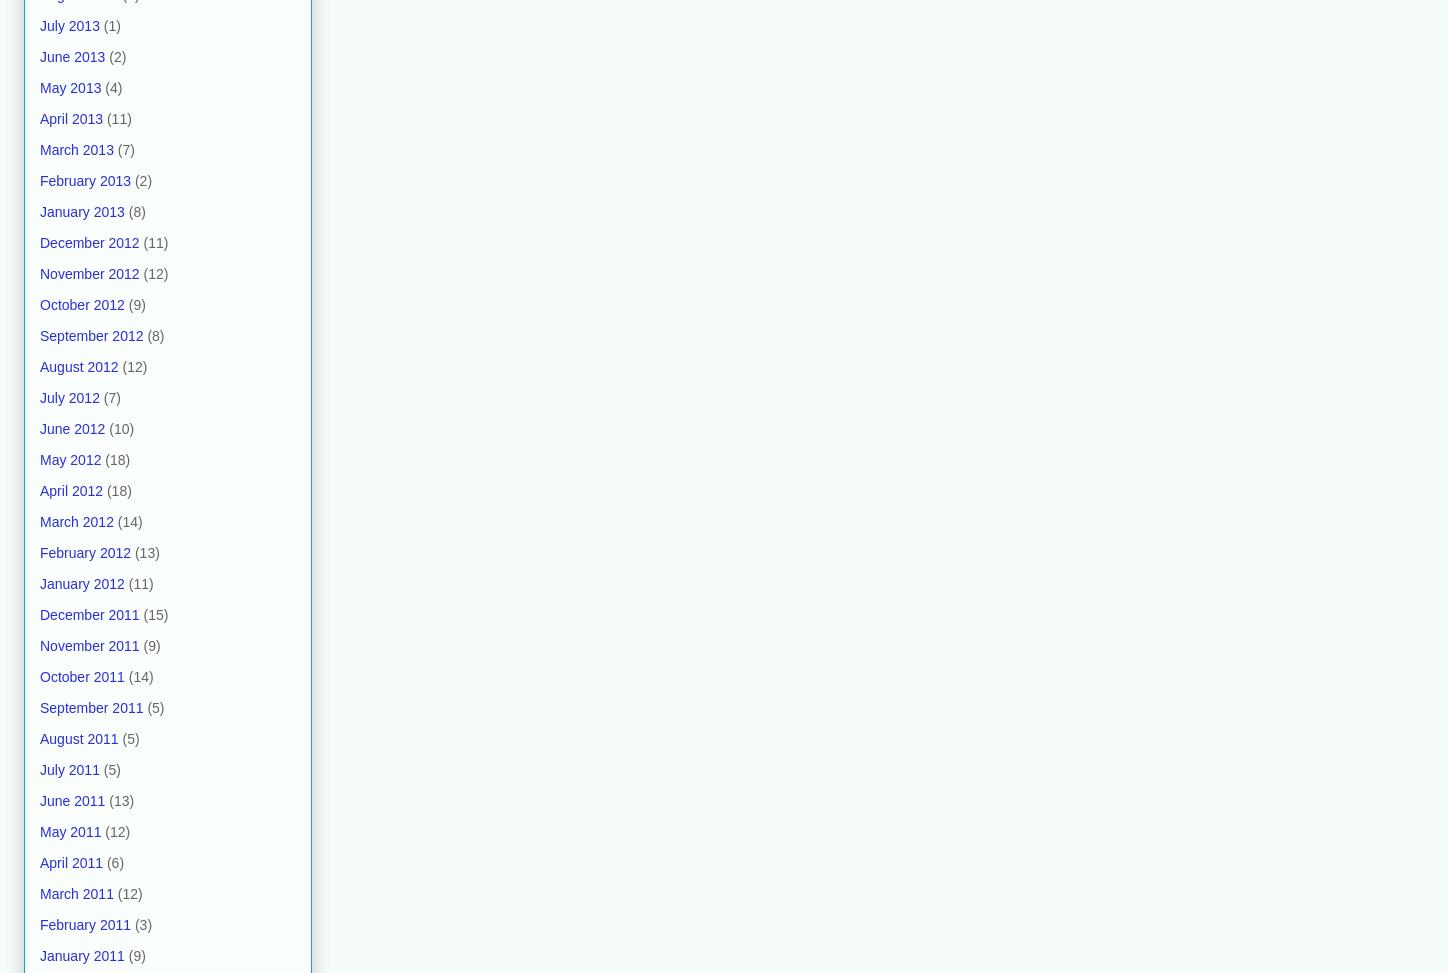  I want to click on 'March 2011', so click(39, 893).